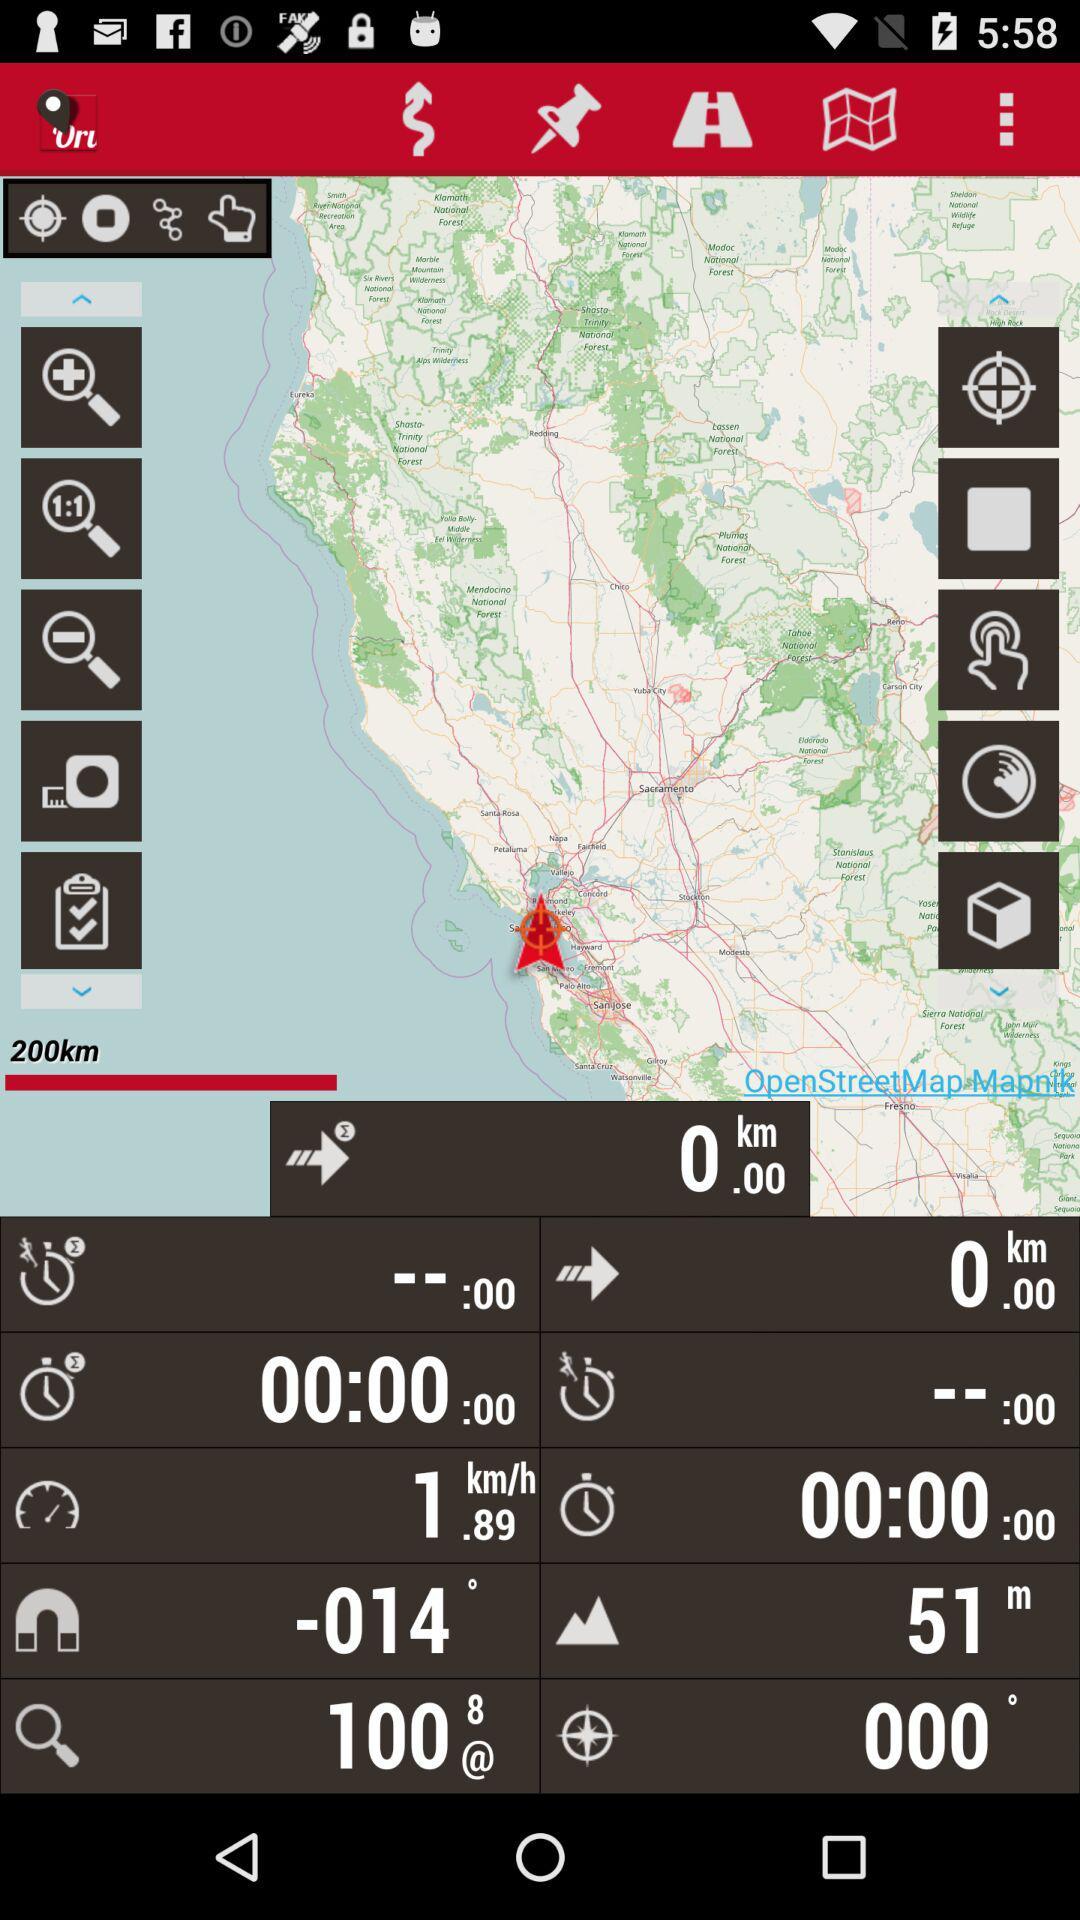 This screenshot has height=1920, width=1080. What do you see at coordinates (80, 413) in the screenshot?
I see `the search icon` at bounding box center [80, 413].